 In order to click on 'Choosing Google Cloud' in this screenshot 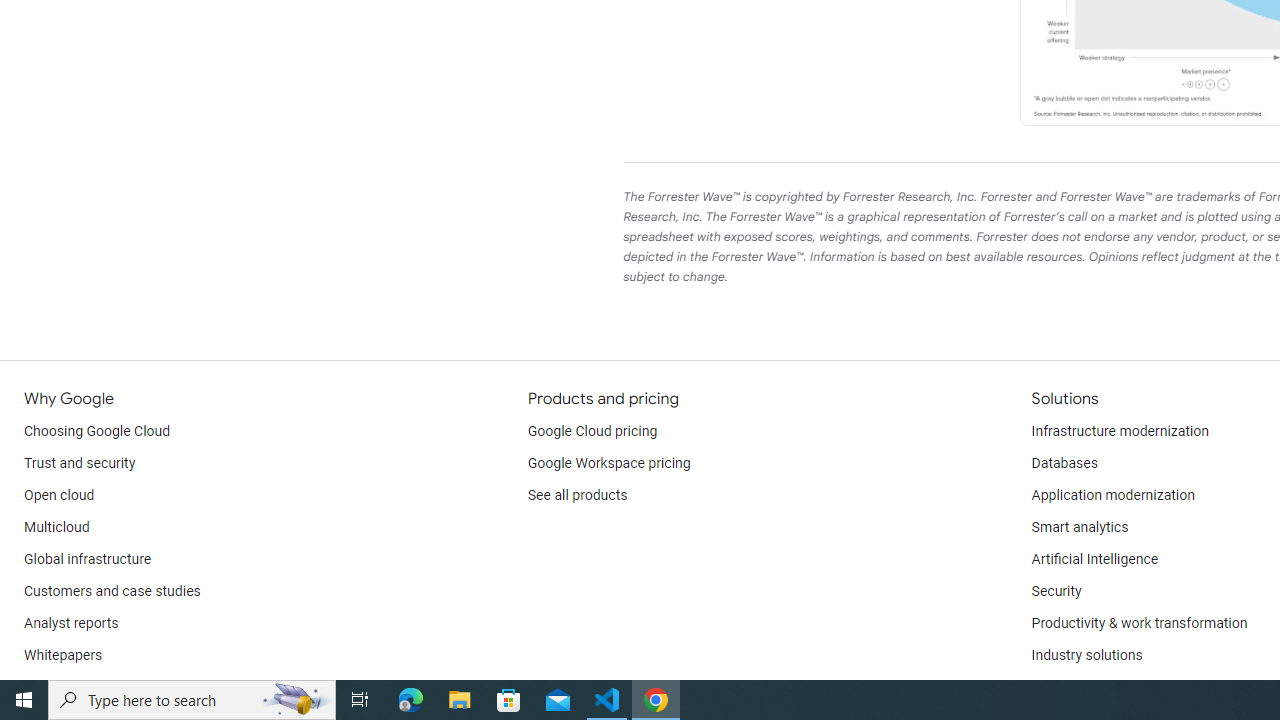, I will do `click(96, 431)`.